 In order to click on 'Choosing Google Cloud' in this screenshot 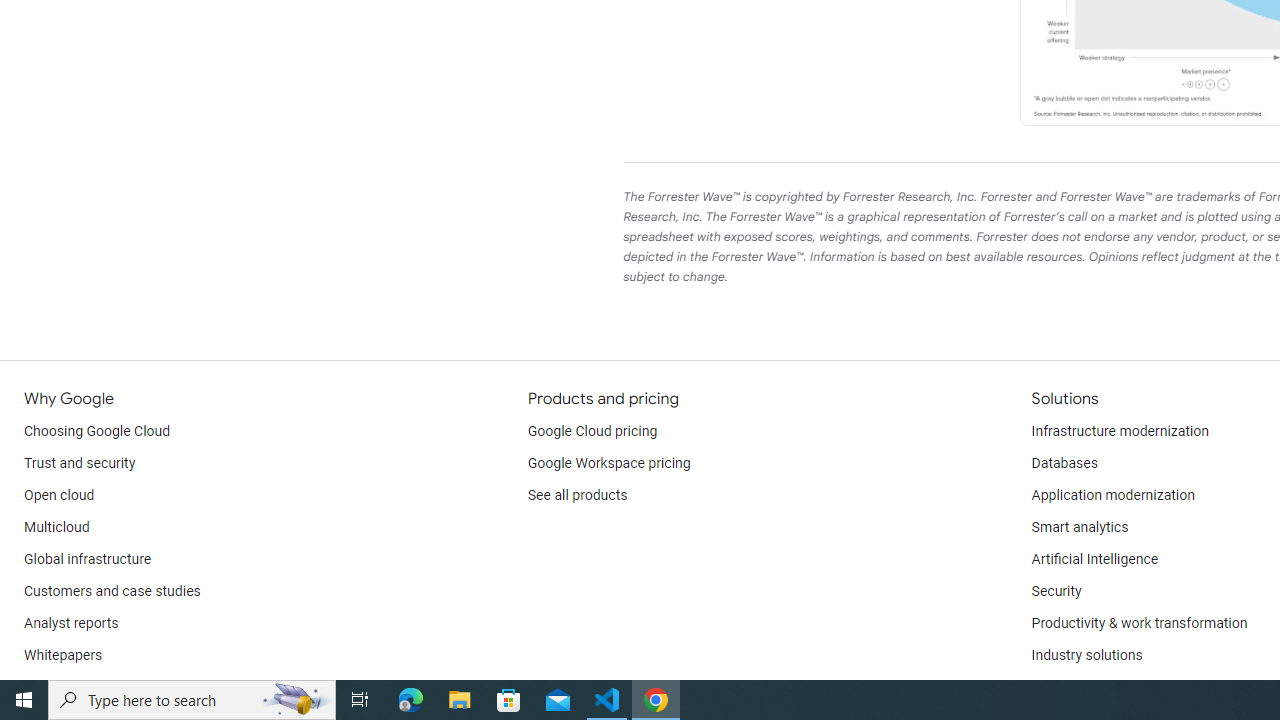, I will do `click(96, 431)`.